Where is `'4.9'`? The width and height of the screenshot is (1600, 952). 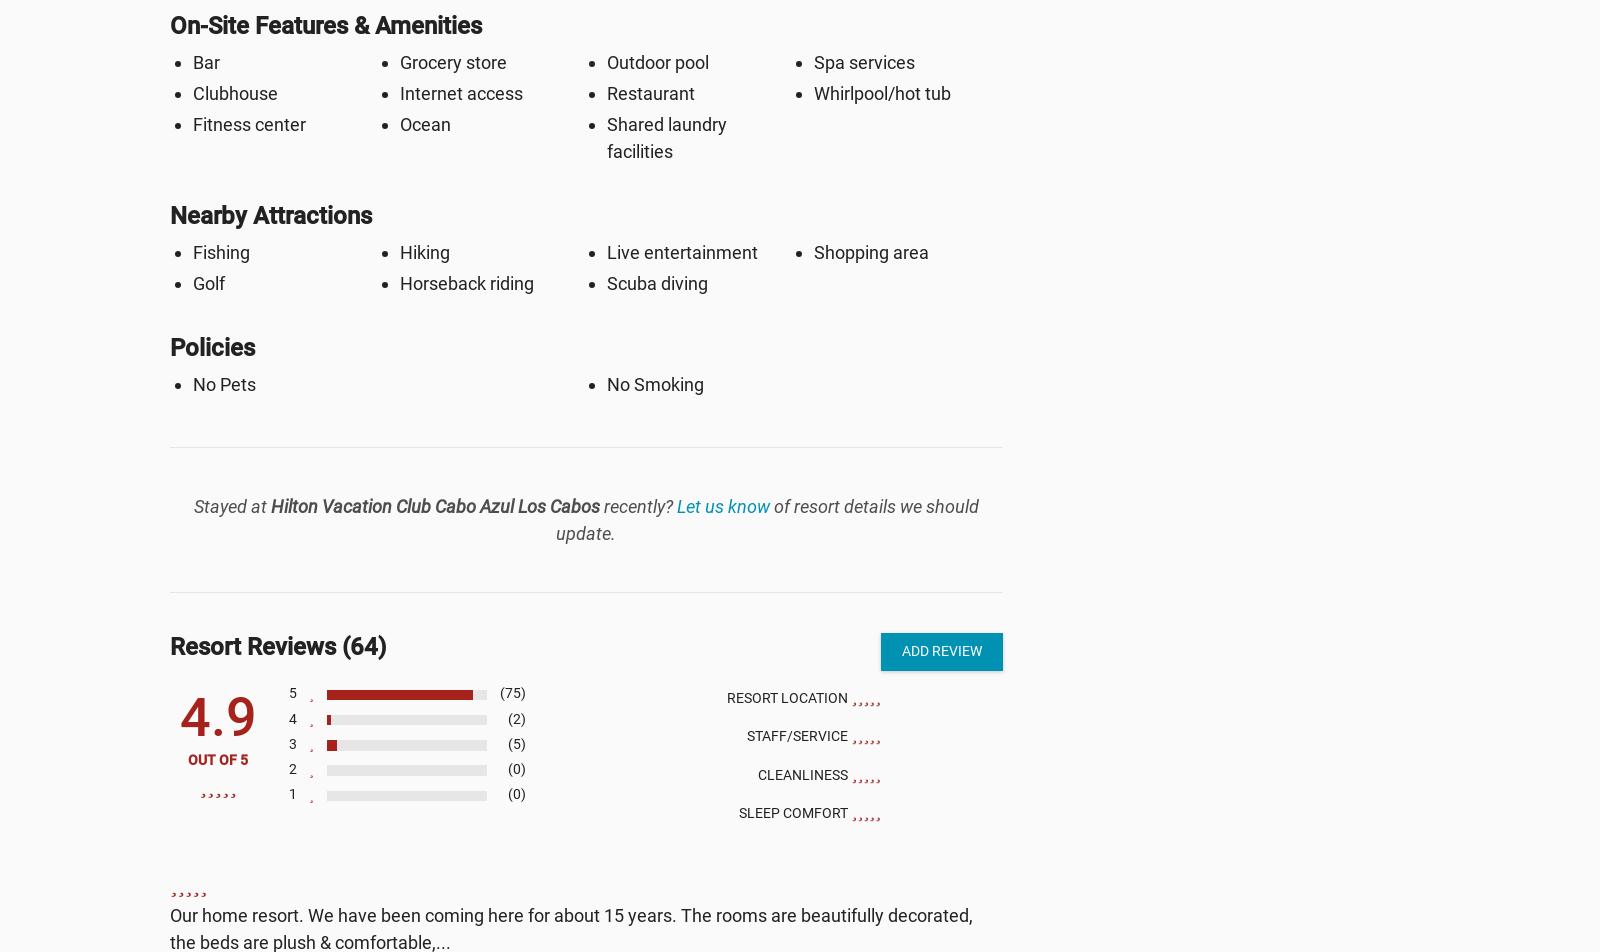 '4.9' is located at coordinates (217, 716).